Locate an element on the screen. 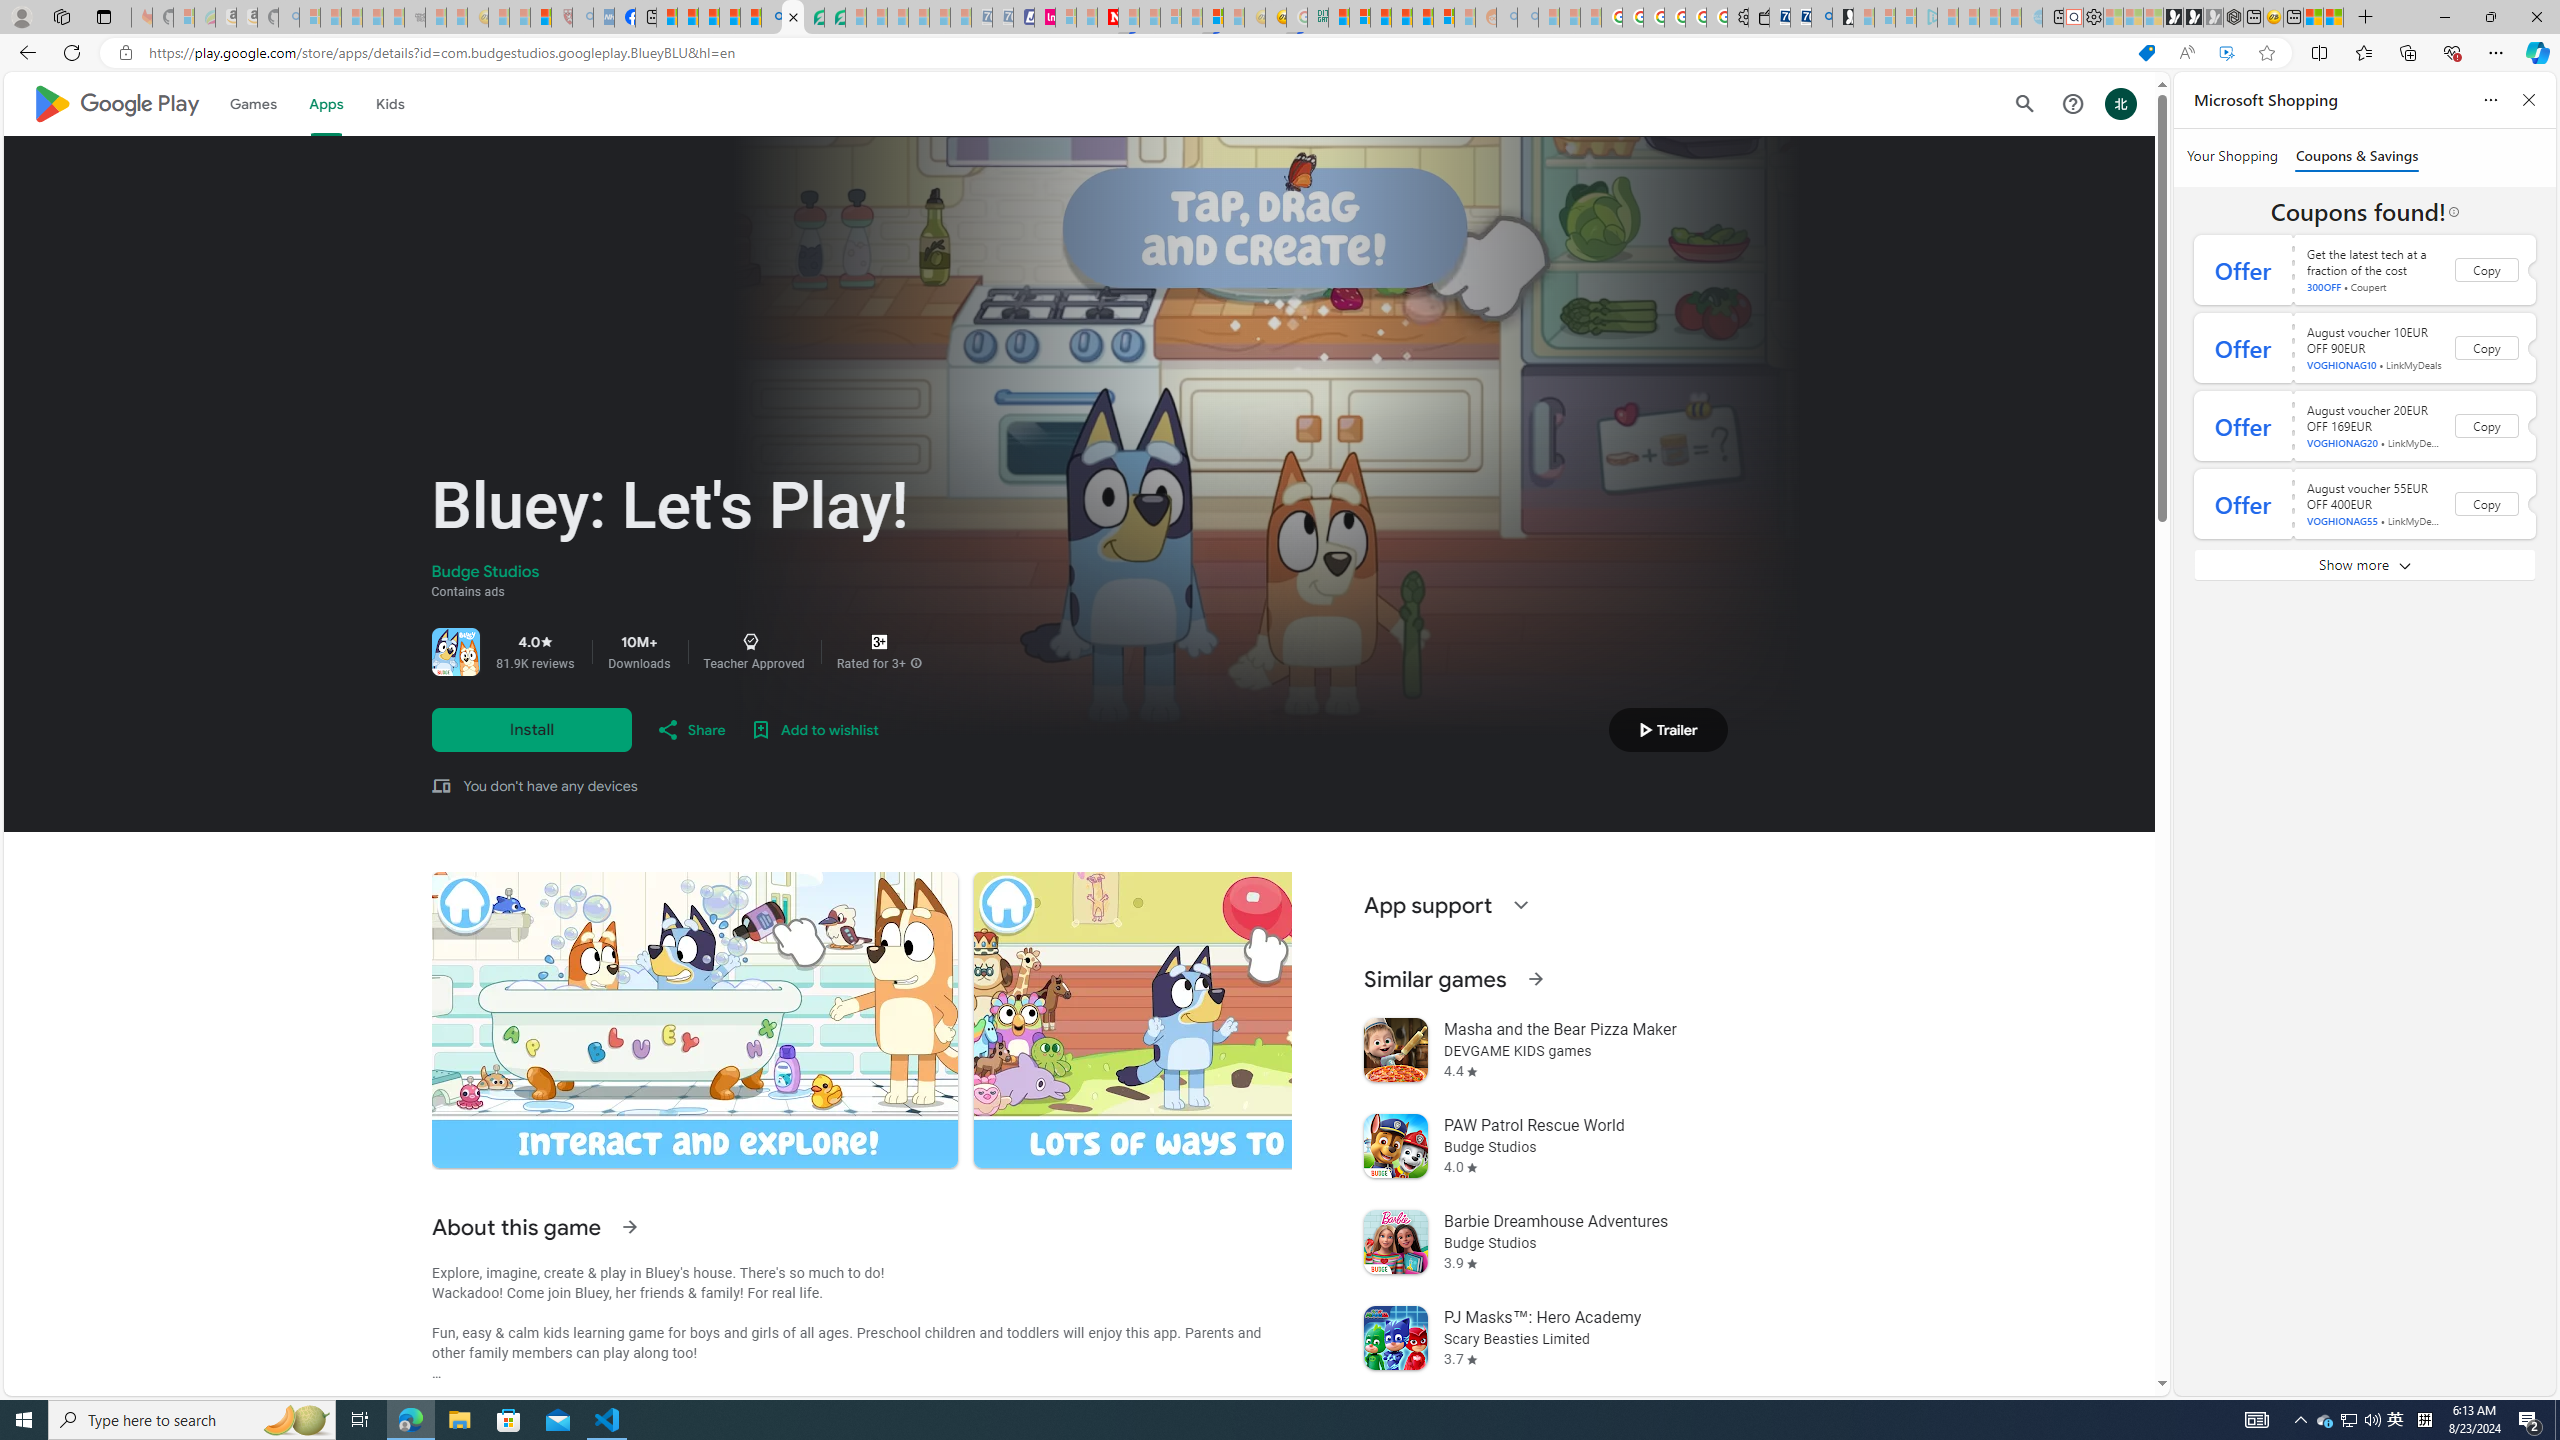 The height and width of the screenshot is (1440, 2560). 'Combat Siege' is located at coordinates (415, 16).